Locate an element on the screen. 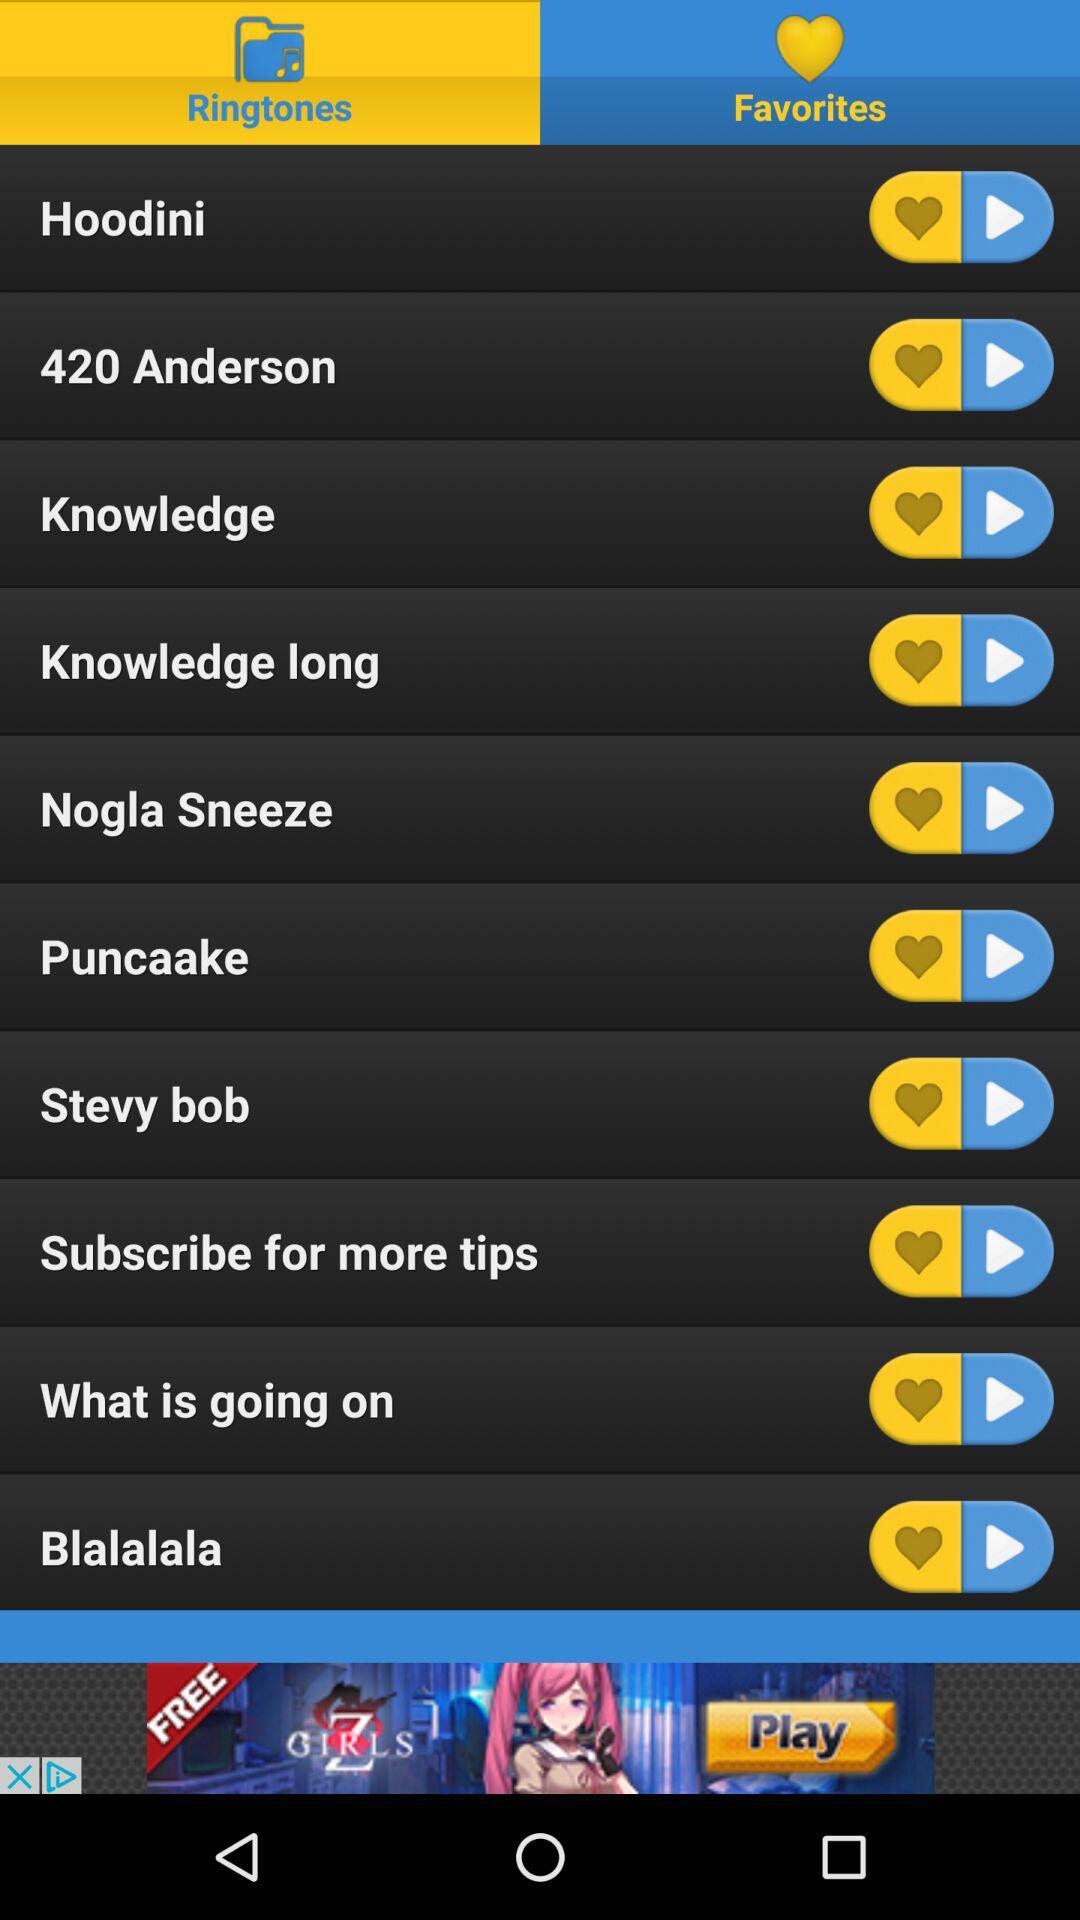 Image resolution: width=1080 pixels, height=1920 pixels. click on like is located at coordinates (915, 1545).